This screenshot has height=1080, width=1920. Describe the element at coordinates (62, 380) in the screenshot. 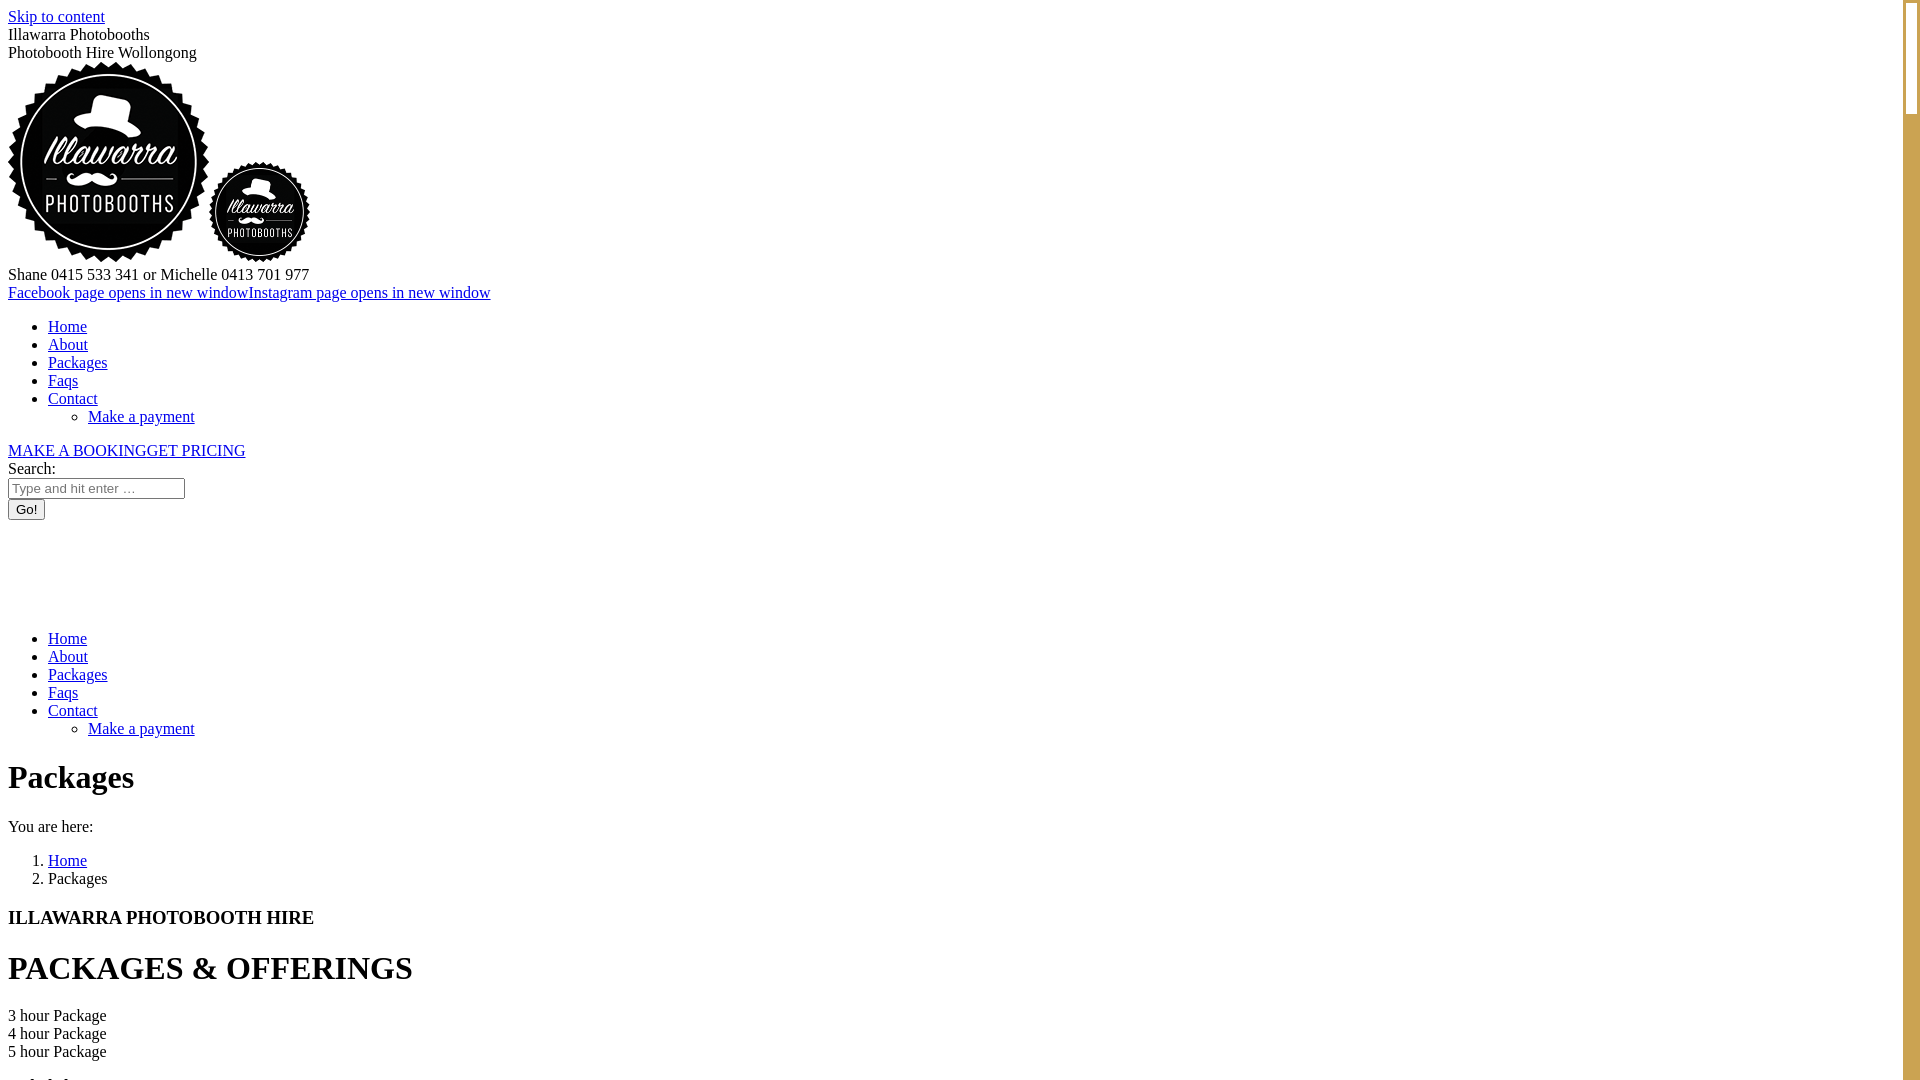

I see `'Faqs'` at that location.